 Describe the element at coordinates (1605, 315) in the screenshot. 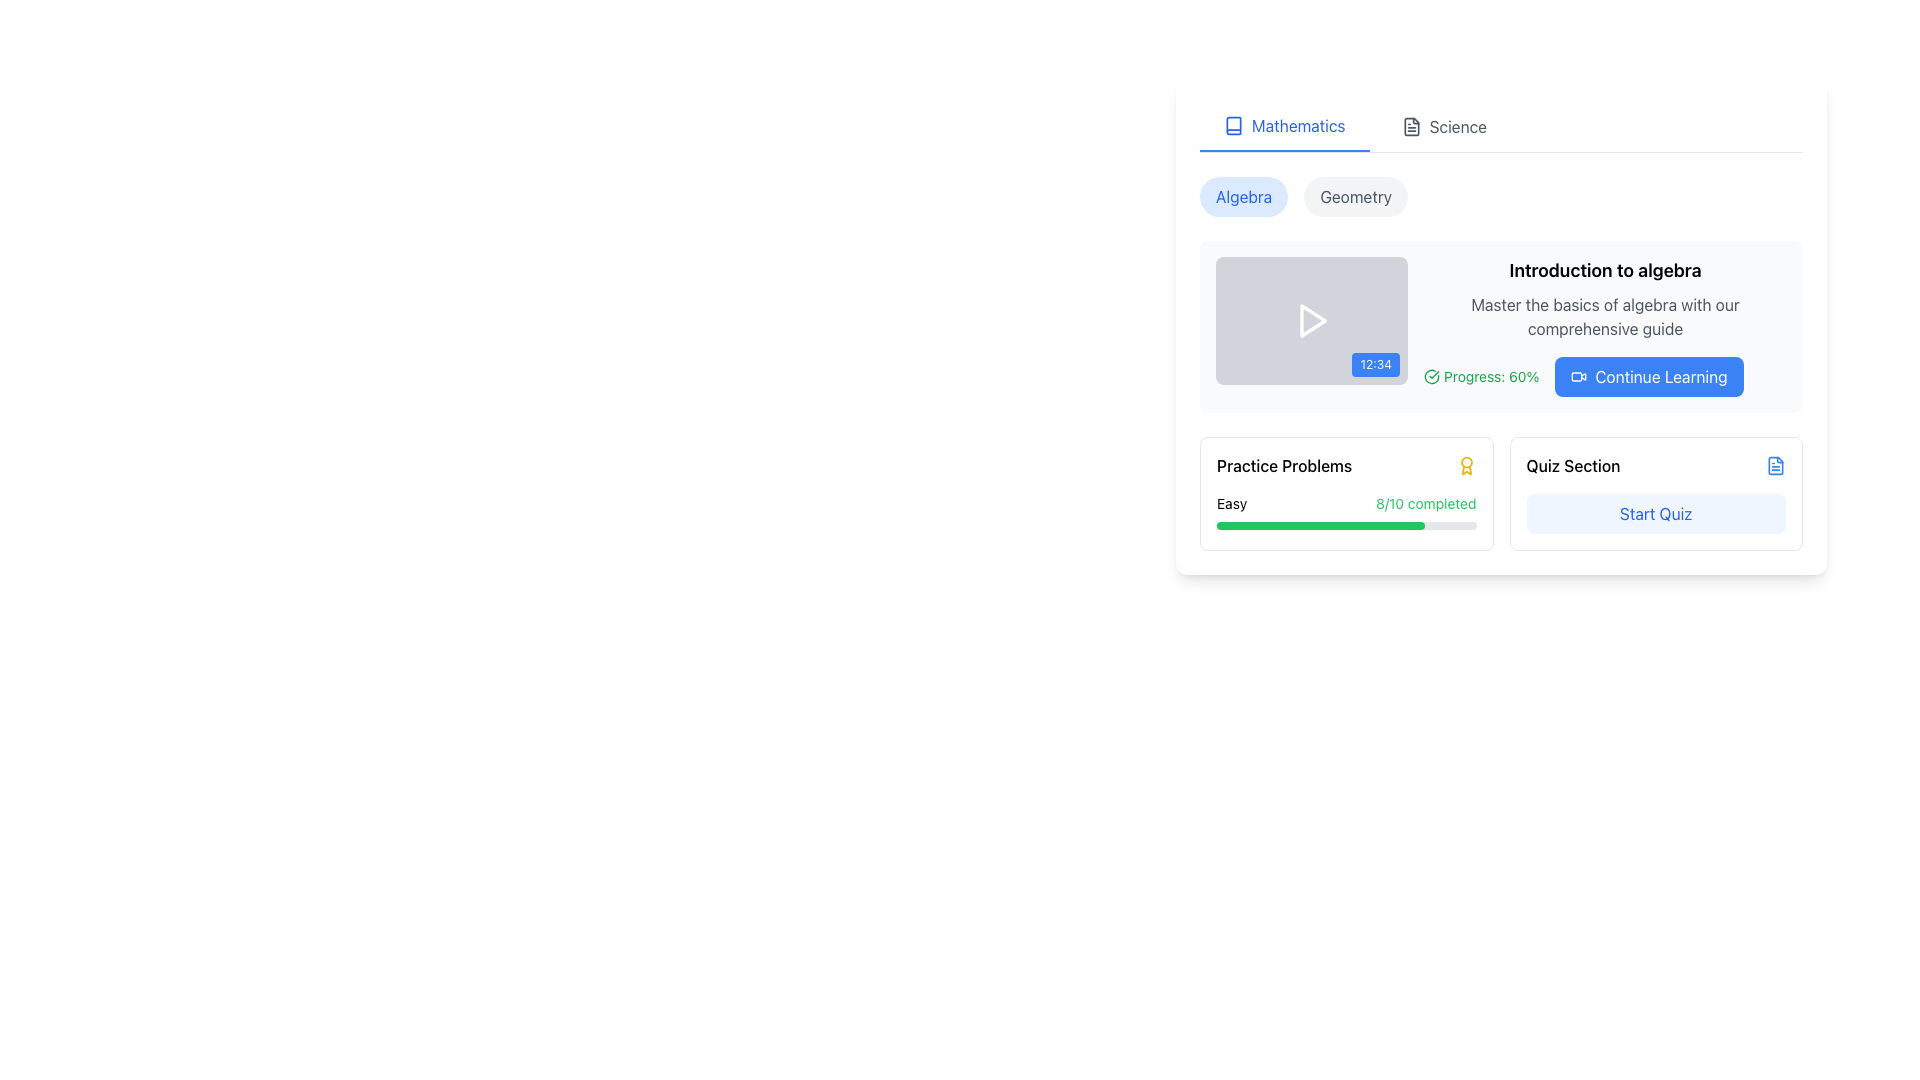

I see `the text label with gray font that says 'Master the basics of algebra with our comprehensive guide', positioned below the heading 'Introduction to algebra'` at that location.